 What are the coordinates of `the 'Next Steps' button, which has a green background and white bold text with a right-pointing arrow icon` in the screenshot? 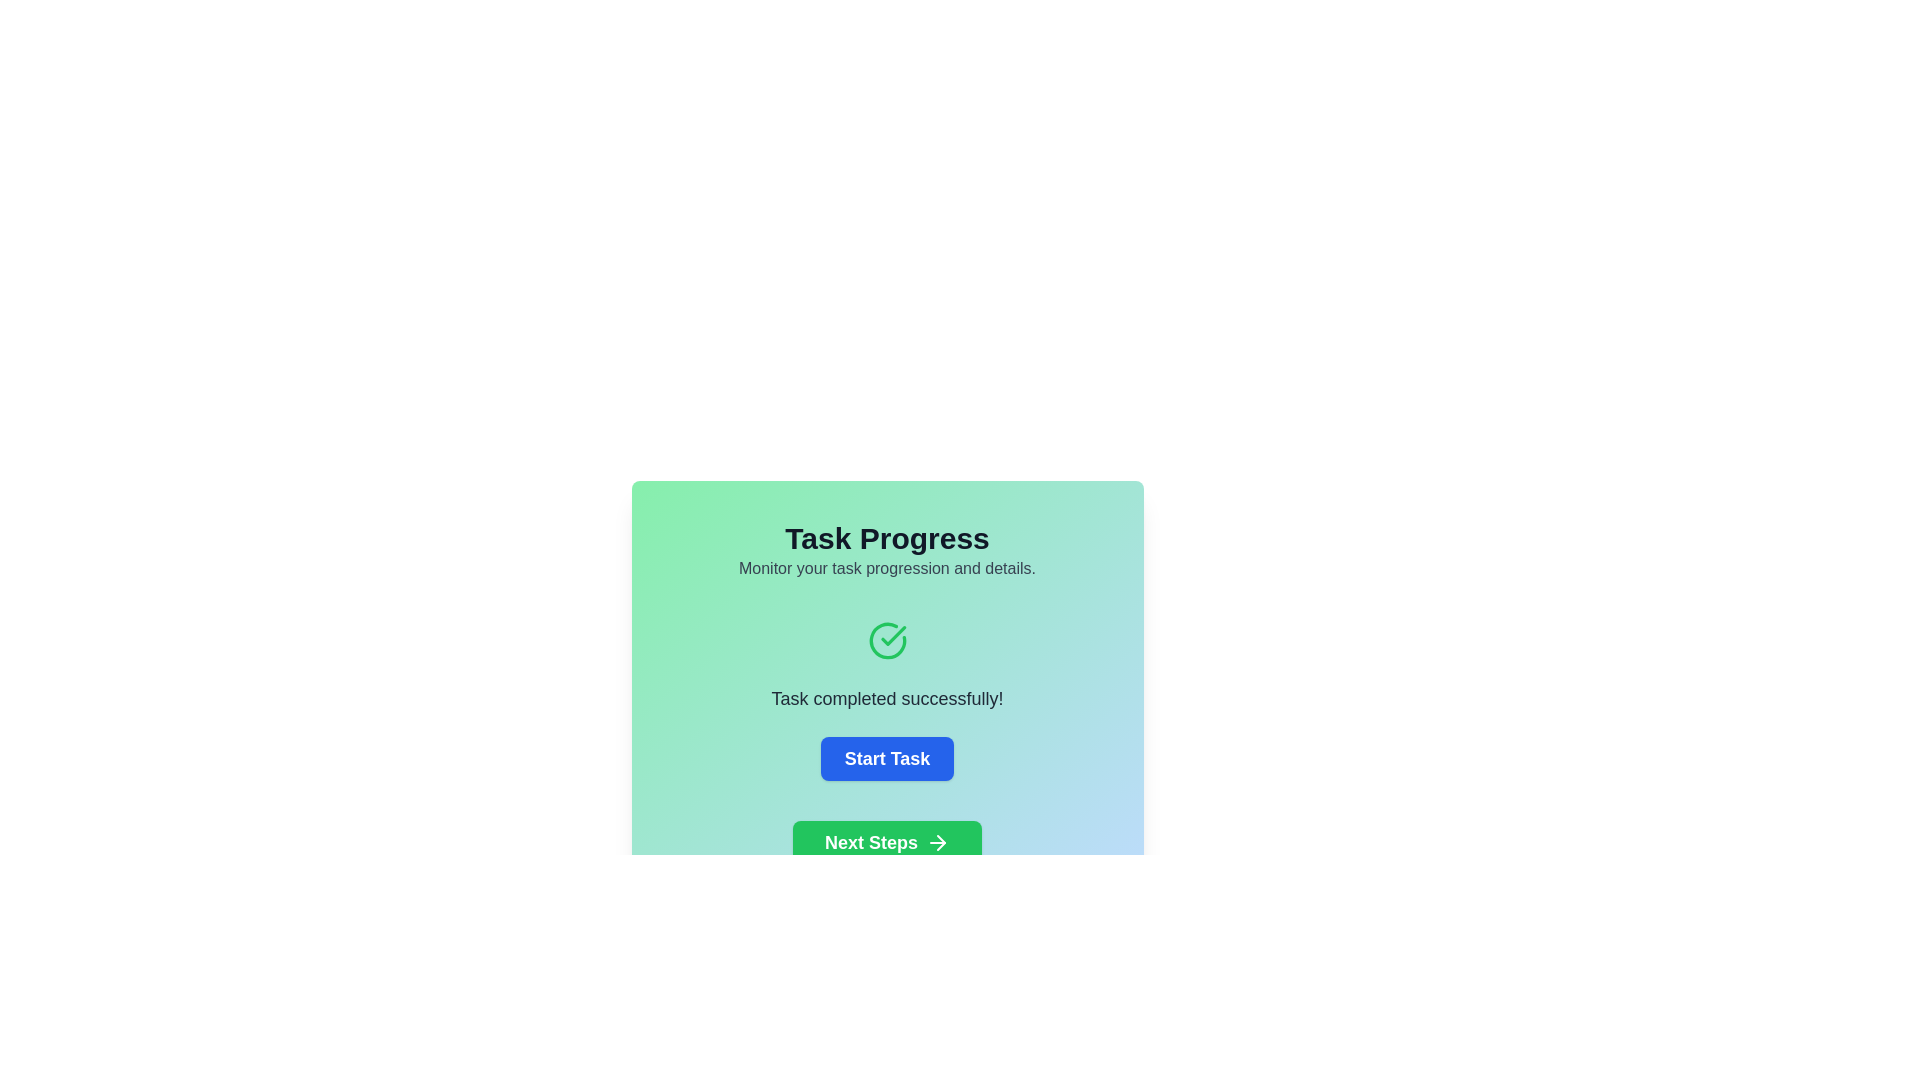 It's located at (886, 843).